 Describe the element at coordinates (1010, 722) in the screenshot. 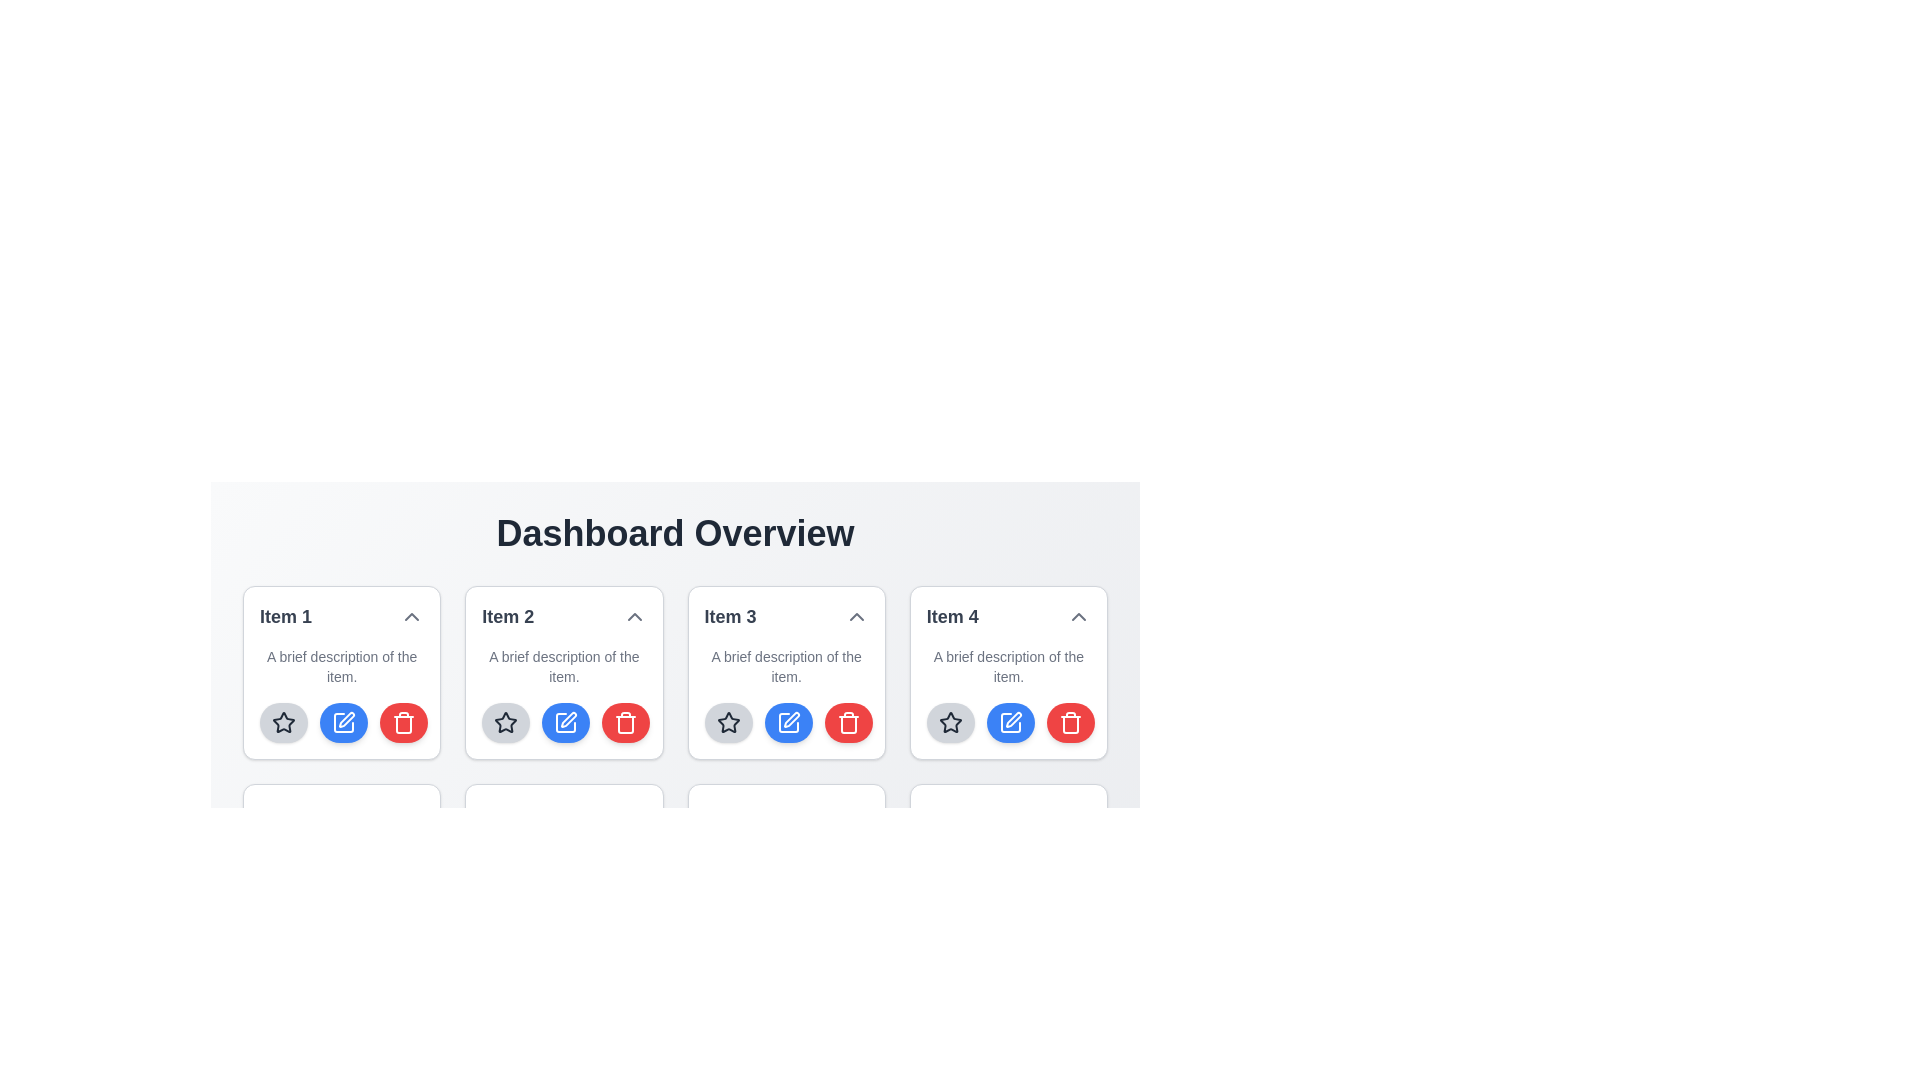

I see `the circular blue button with a white pen icon in the center` at that location.